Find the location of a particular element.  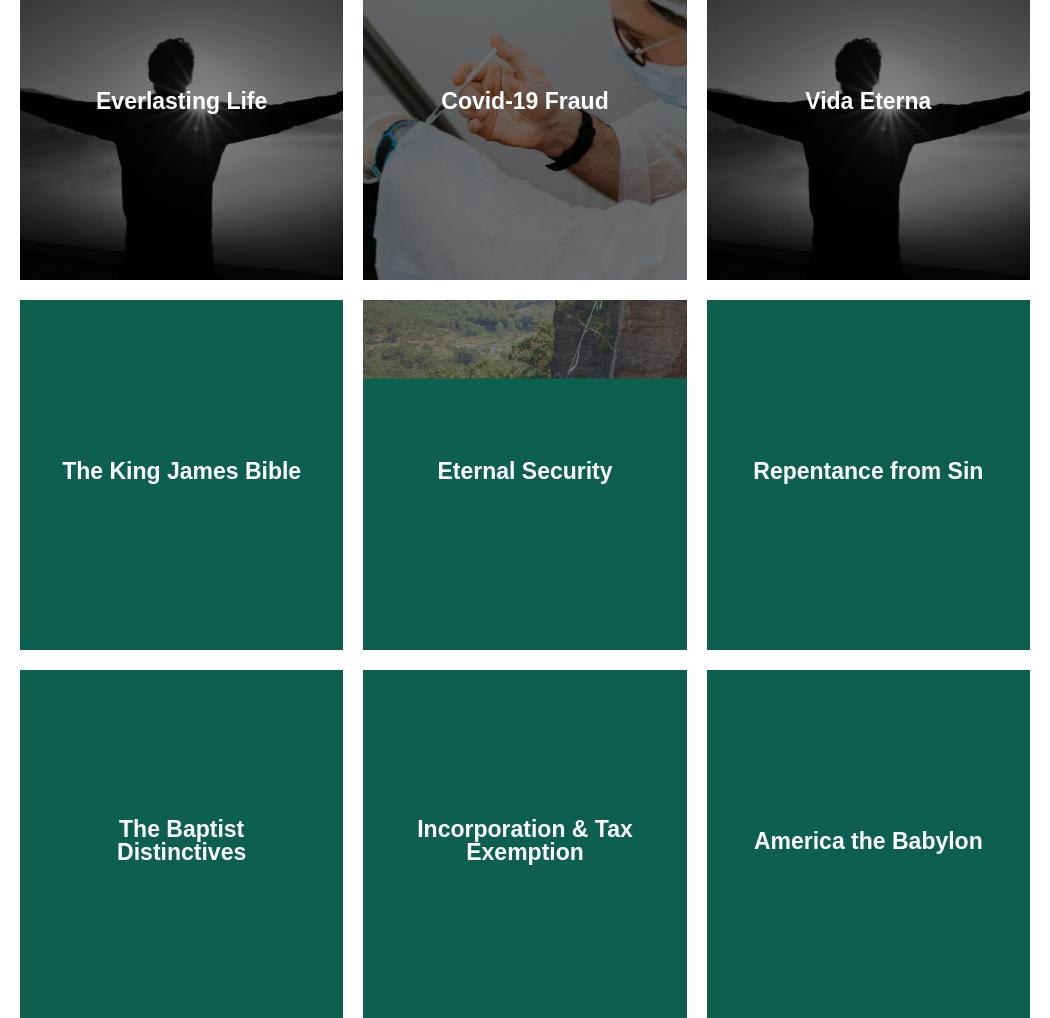

'Biblical repentance is repentance from sin.' is located at coordinates (867, 814).